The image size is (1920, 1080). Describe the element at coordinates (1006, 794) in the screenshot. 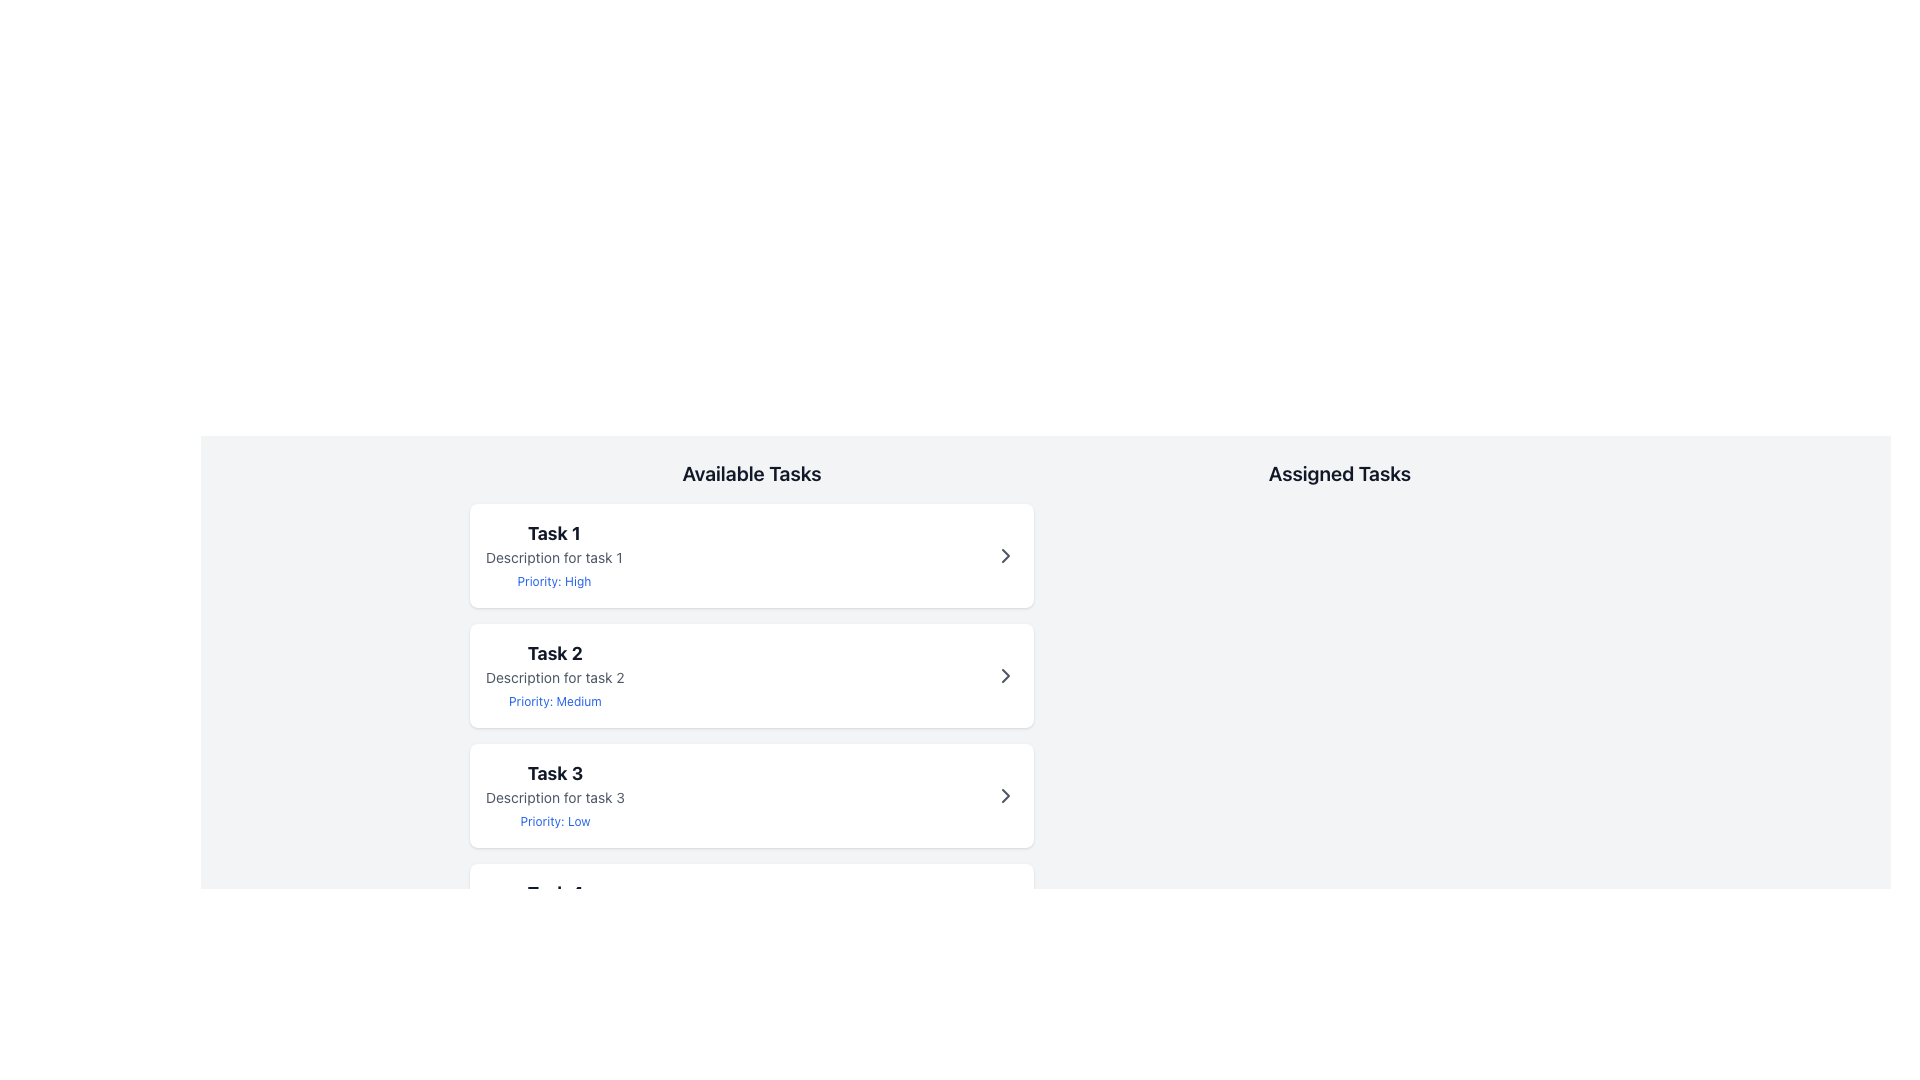

I see `the indicator icon located at the end of the third task item in the 'Available Tasks' column` at that location.